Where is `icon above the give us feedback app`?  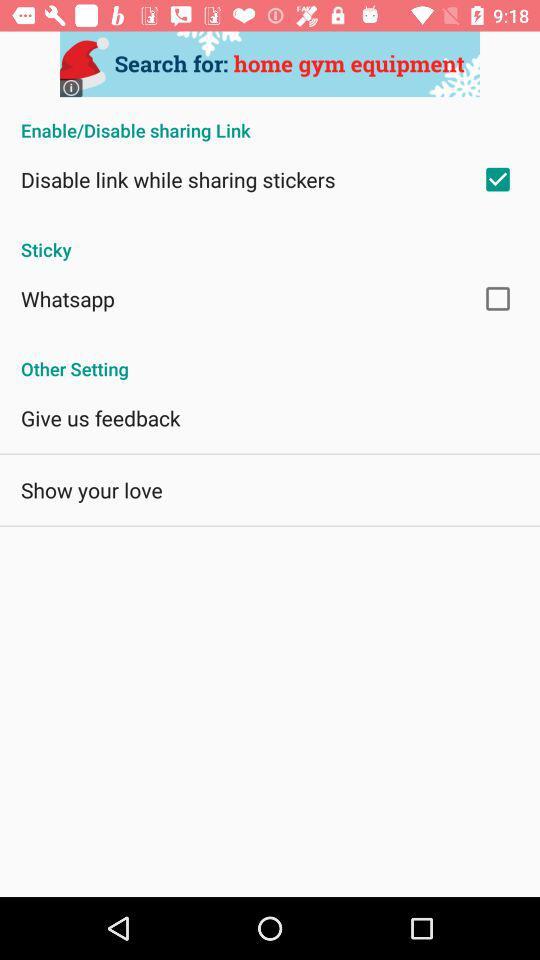
icon above the give us feedback app is located at coordinates (270, 358).